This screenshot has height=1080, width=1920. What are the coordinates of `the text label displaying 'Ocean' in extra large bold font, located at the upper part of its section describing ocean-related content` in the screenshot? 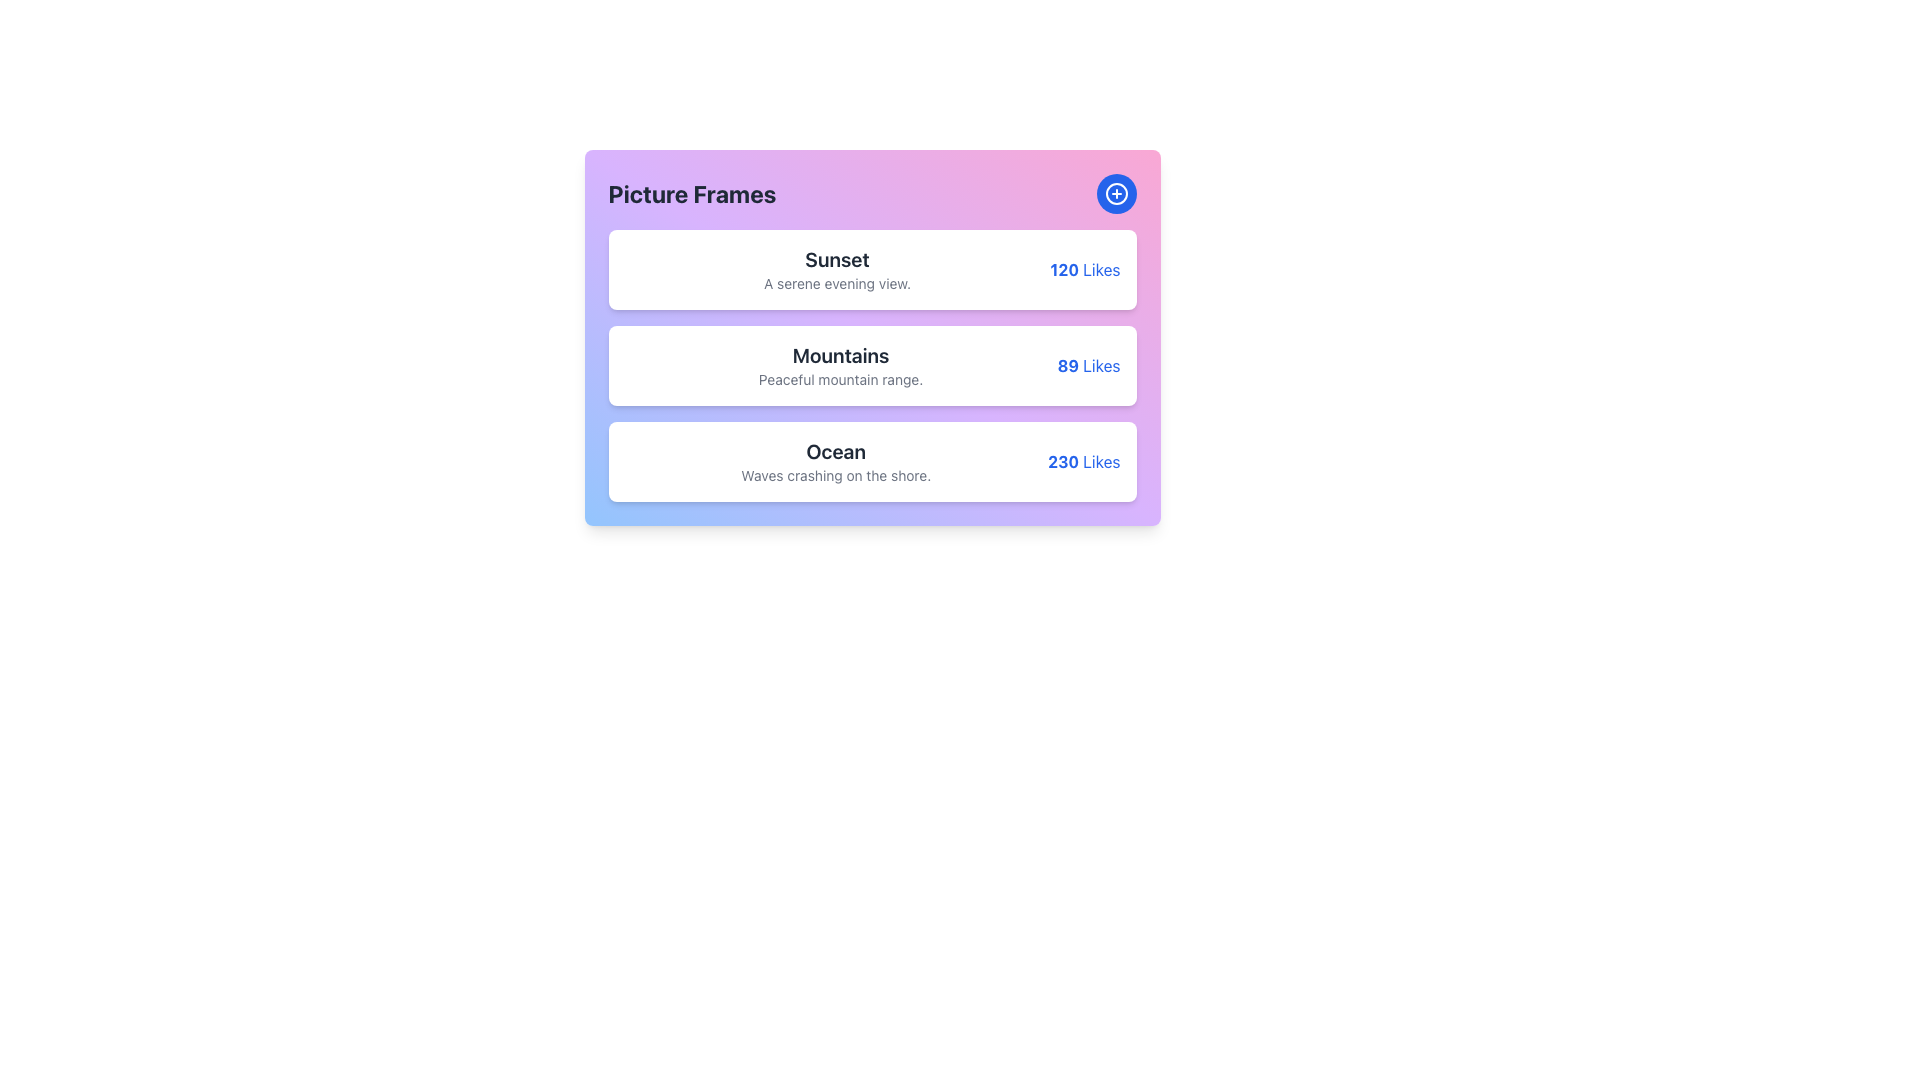 It's located at (836, 451).